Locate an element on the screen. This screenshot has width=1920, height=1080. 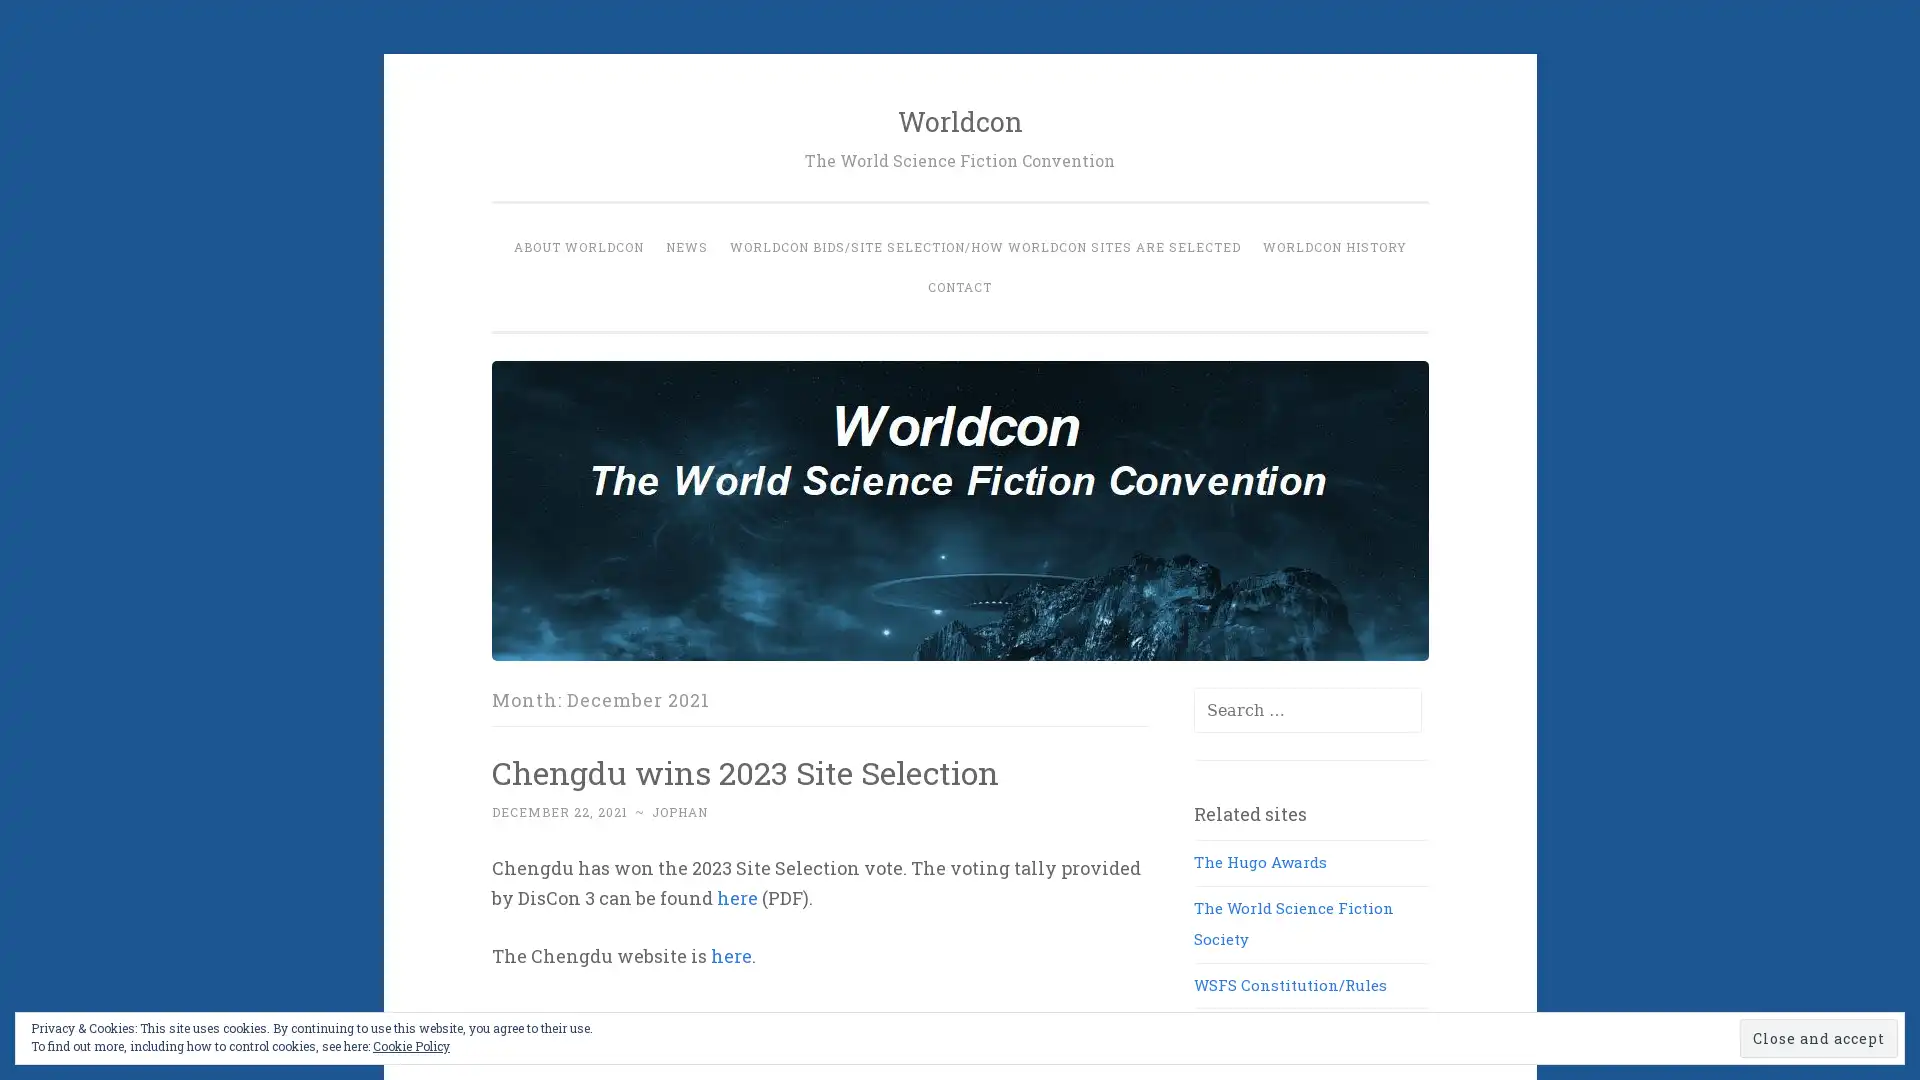
Close and accept is located at coordinates (1819, 1037).